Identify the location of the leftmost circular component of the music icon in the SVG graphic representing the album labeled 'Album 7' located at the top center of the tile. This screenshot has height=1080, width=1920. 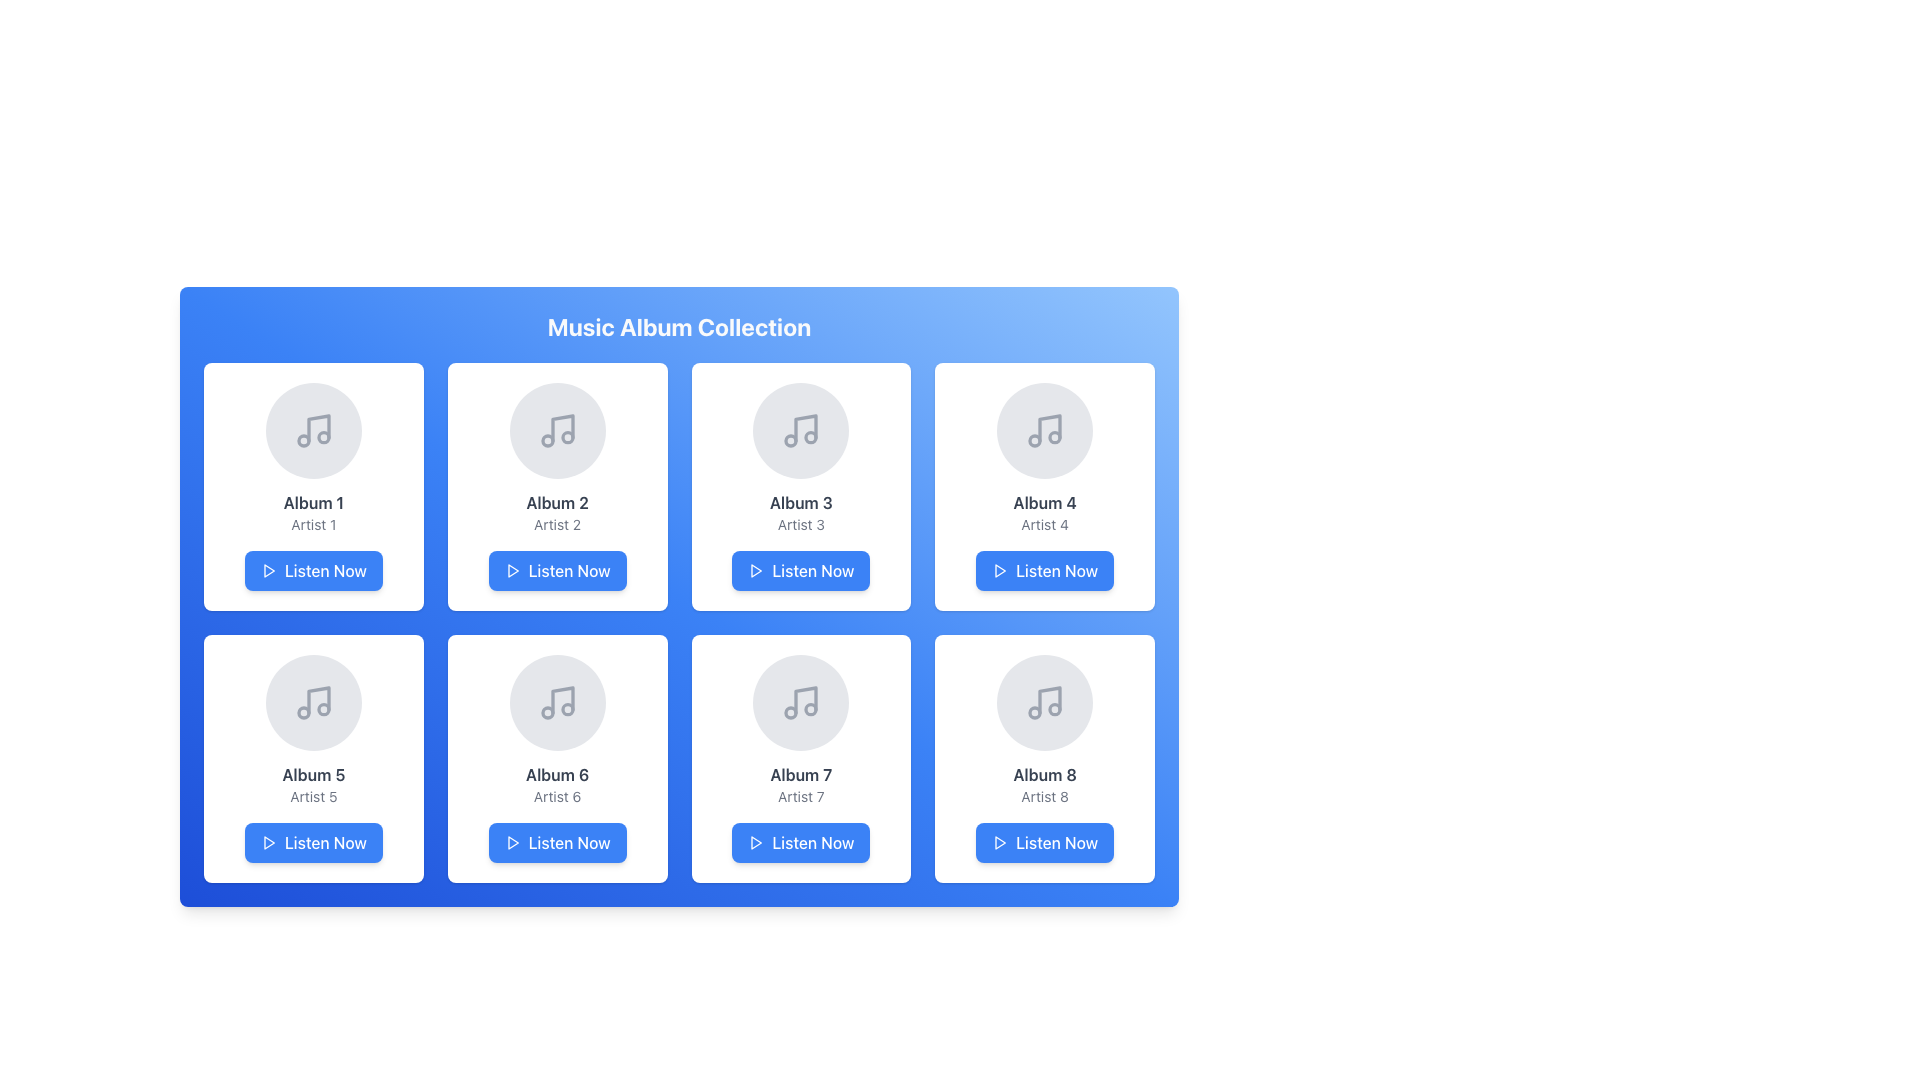
(790, 712).